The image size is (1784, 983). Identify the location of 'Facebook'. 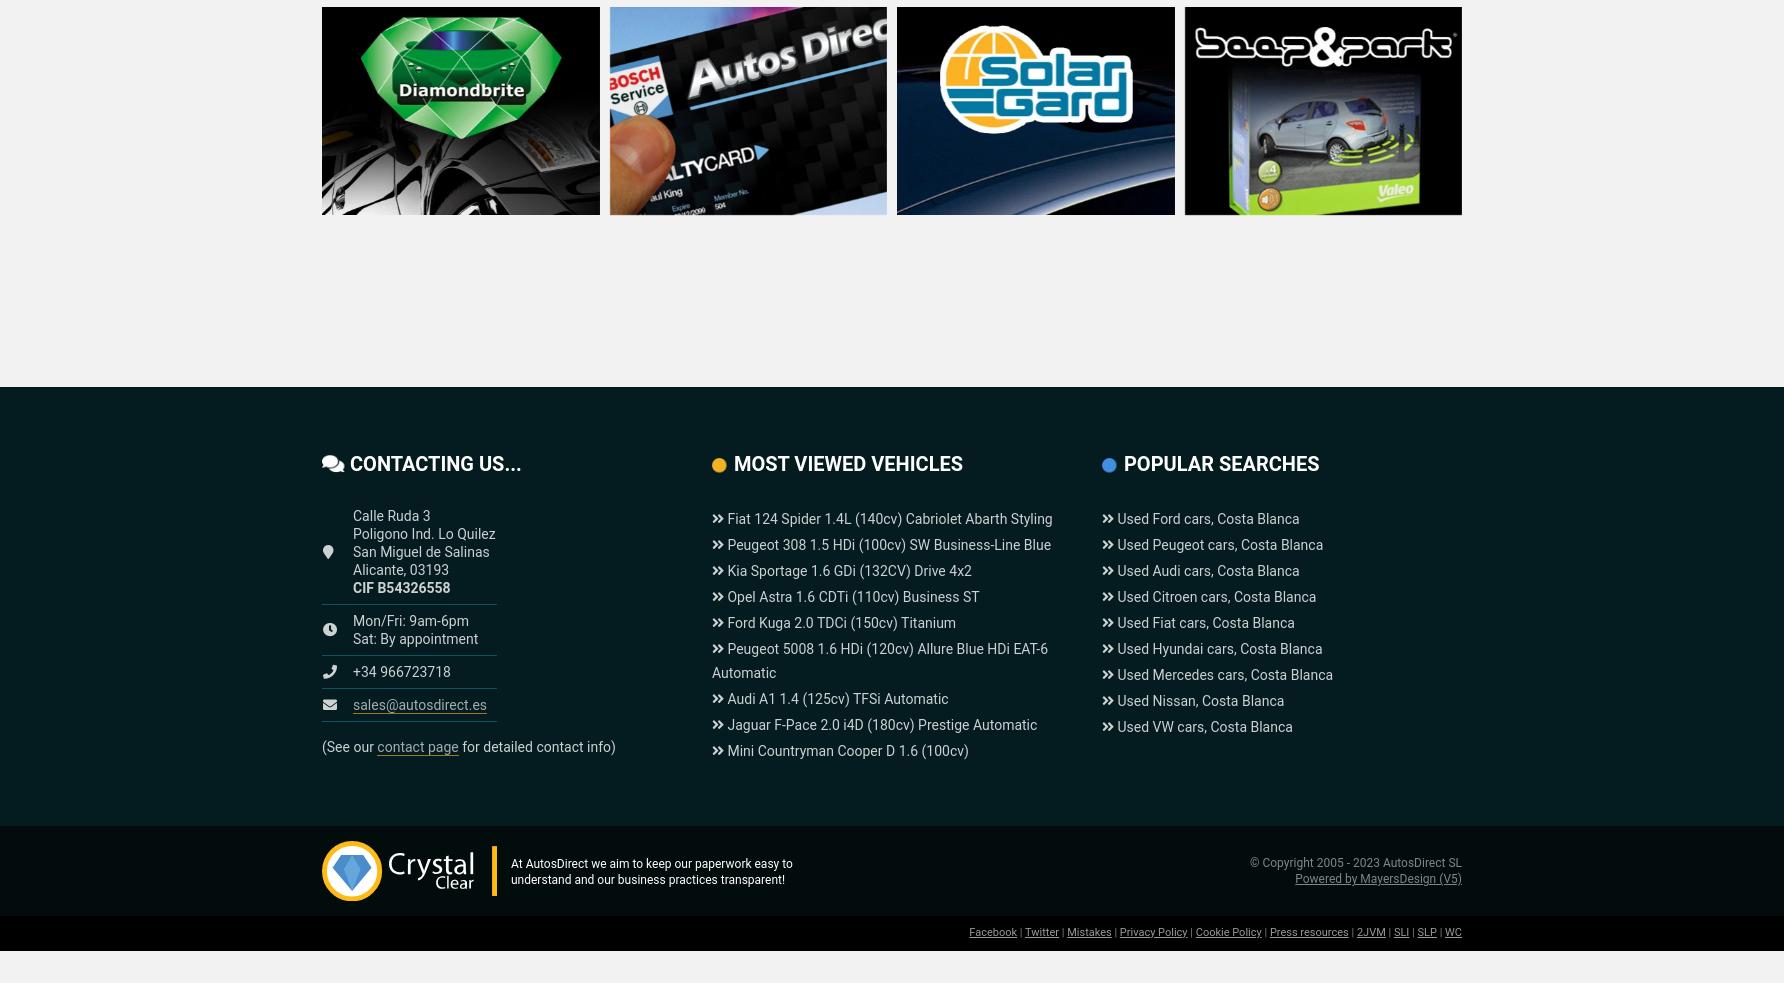
(992, 932).